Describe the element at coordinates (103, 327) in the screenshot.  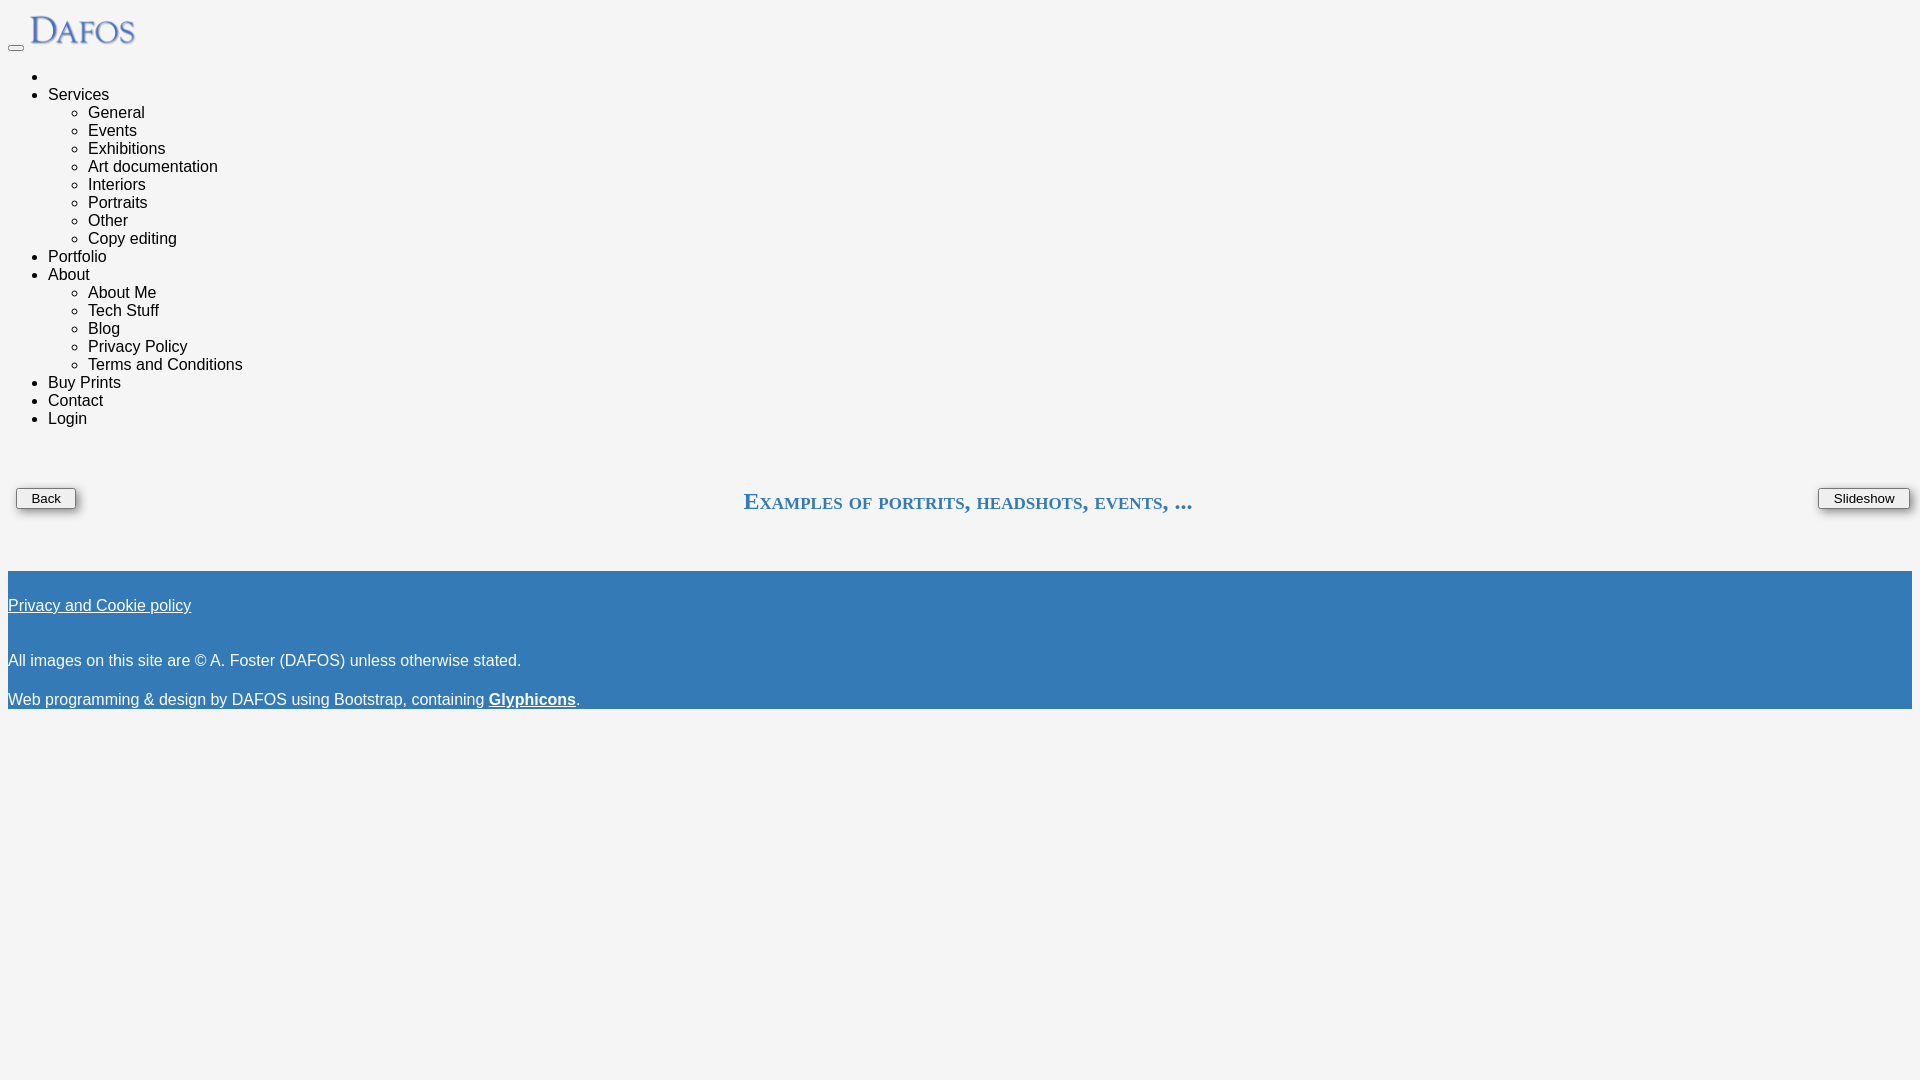
I see `'Blog'` at that location.